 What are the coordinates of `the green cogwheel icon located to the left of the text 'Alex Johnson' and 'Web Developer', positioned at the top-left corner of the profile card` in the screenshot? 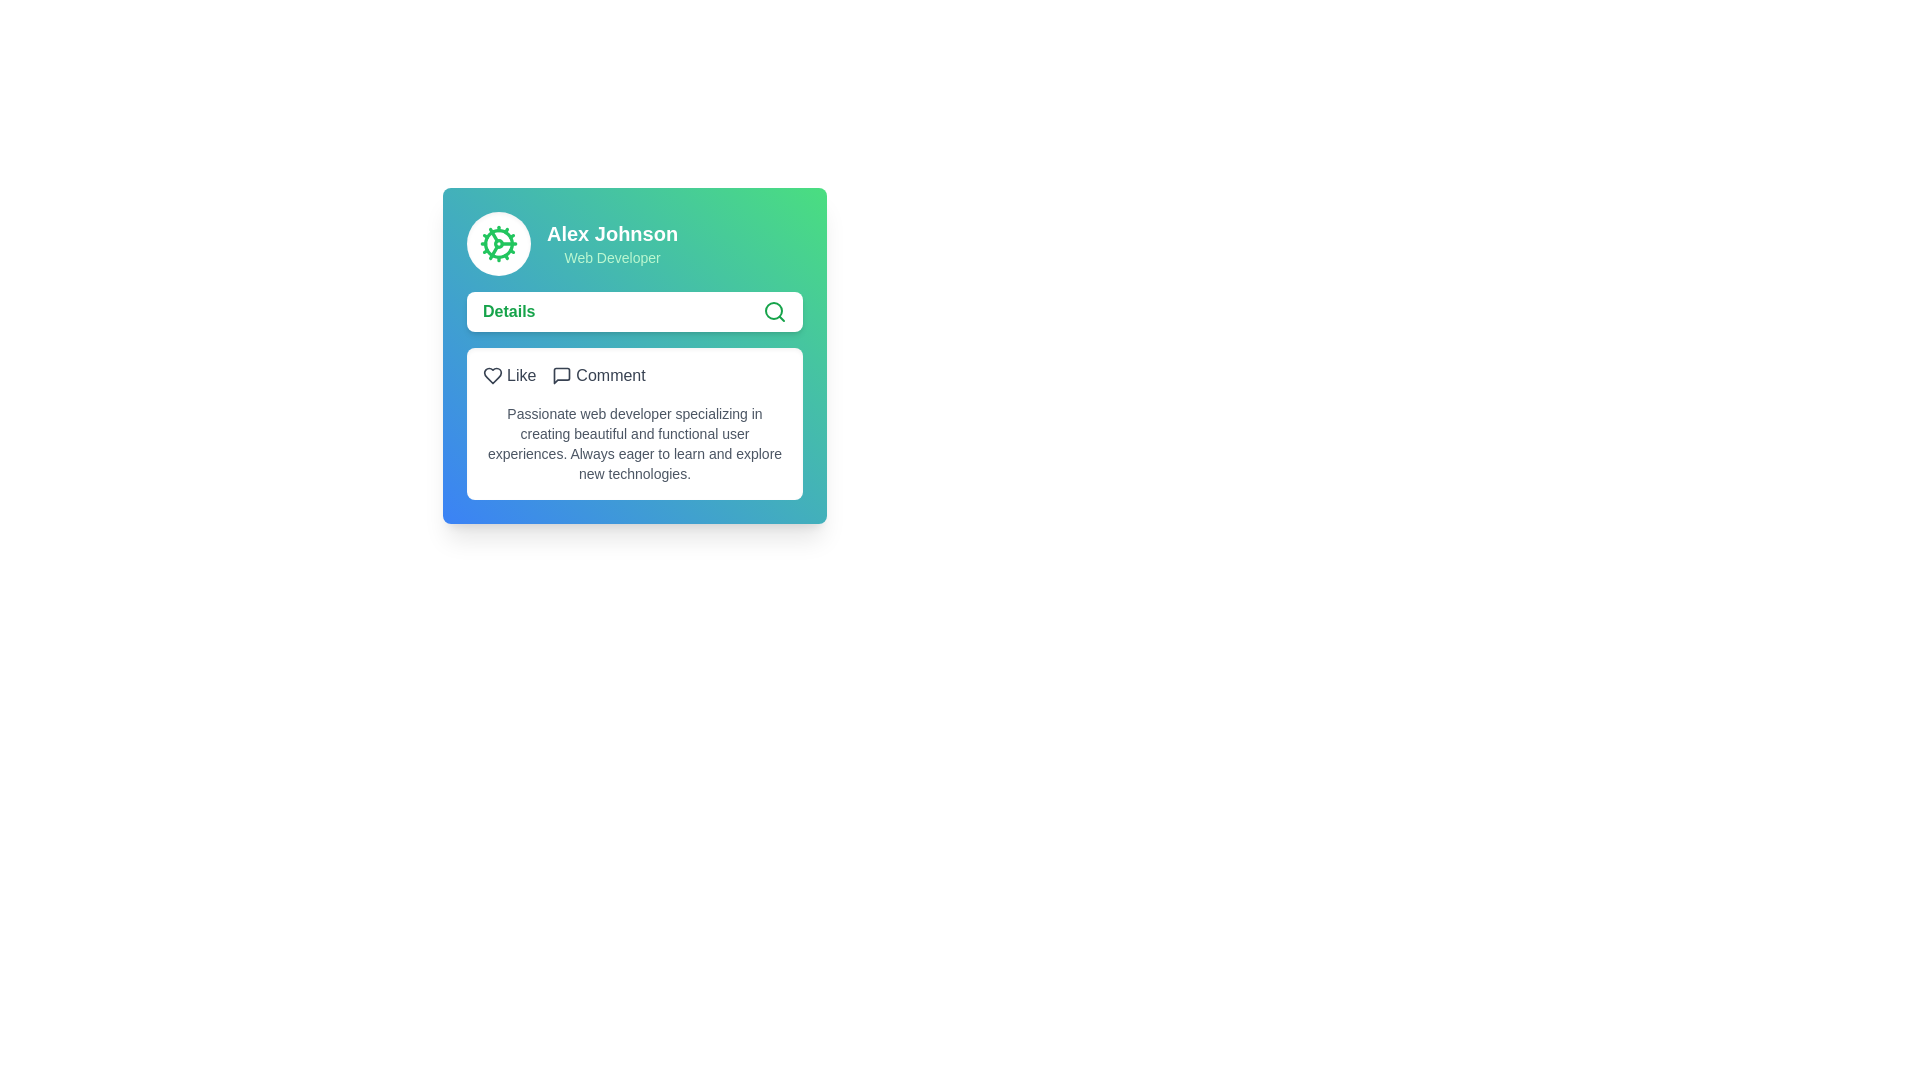 It's located at (499, 242).